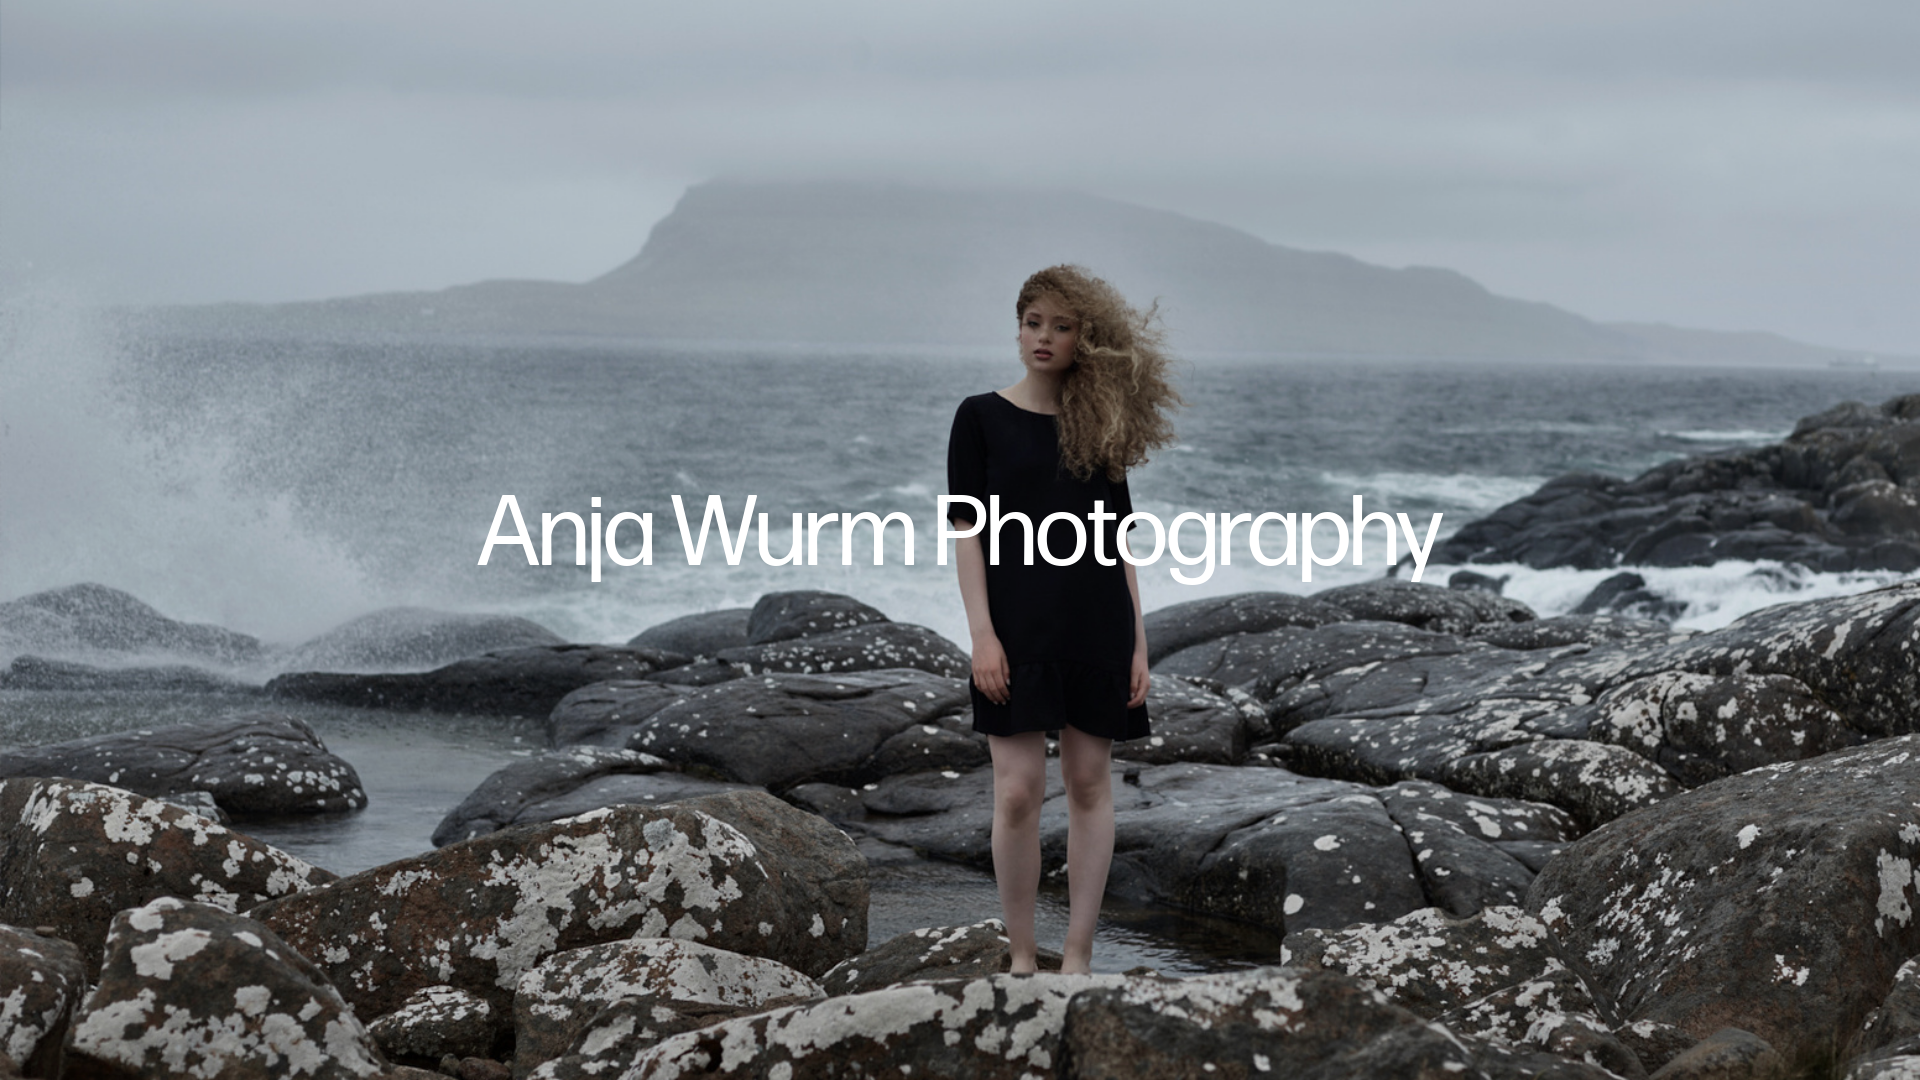 The image size is (1920, 1080). I want to click on 'Anja Wurm Photography', so click(960, 535).